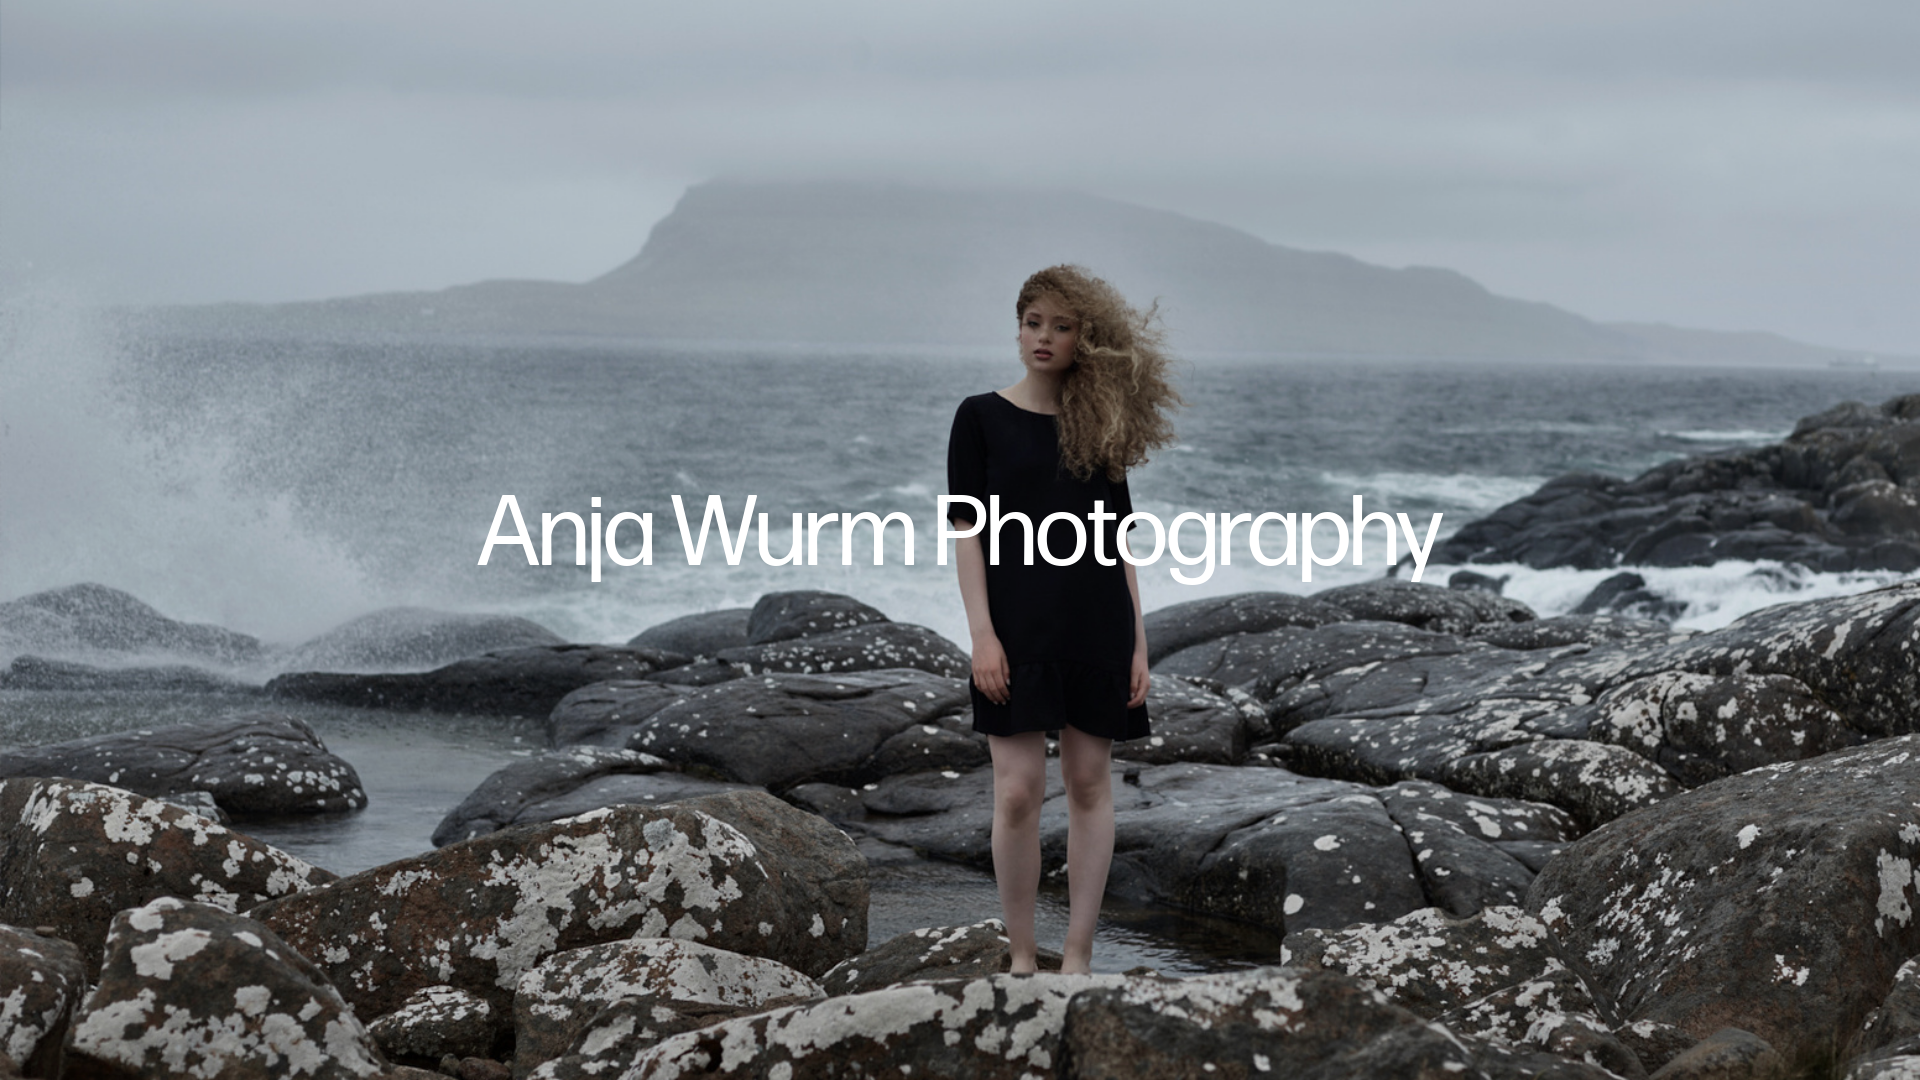 The image size is (1920, 1080). I want to click on 'Anja Wurm Photography', so click(960, 535).